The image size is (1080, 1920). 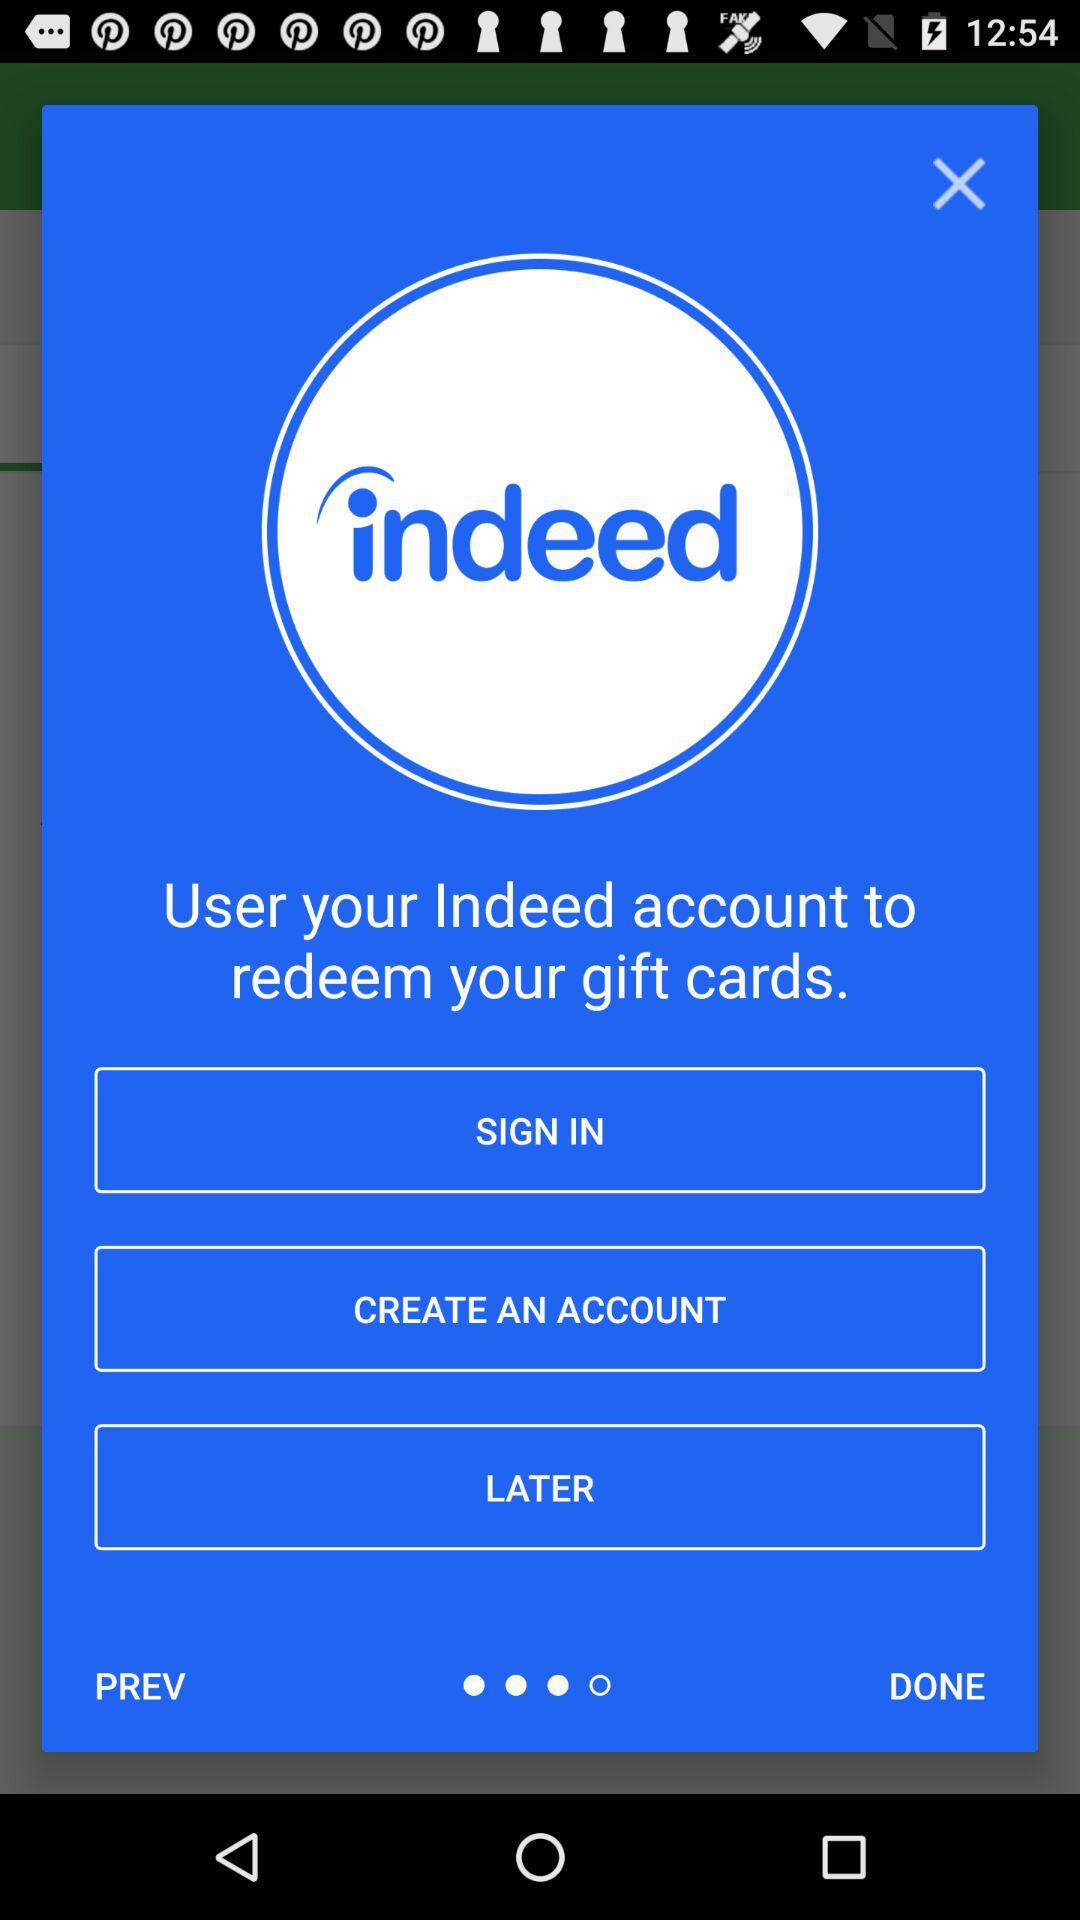 I want to click on item below sign in icon, so click(x=540, y=1308).